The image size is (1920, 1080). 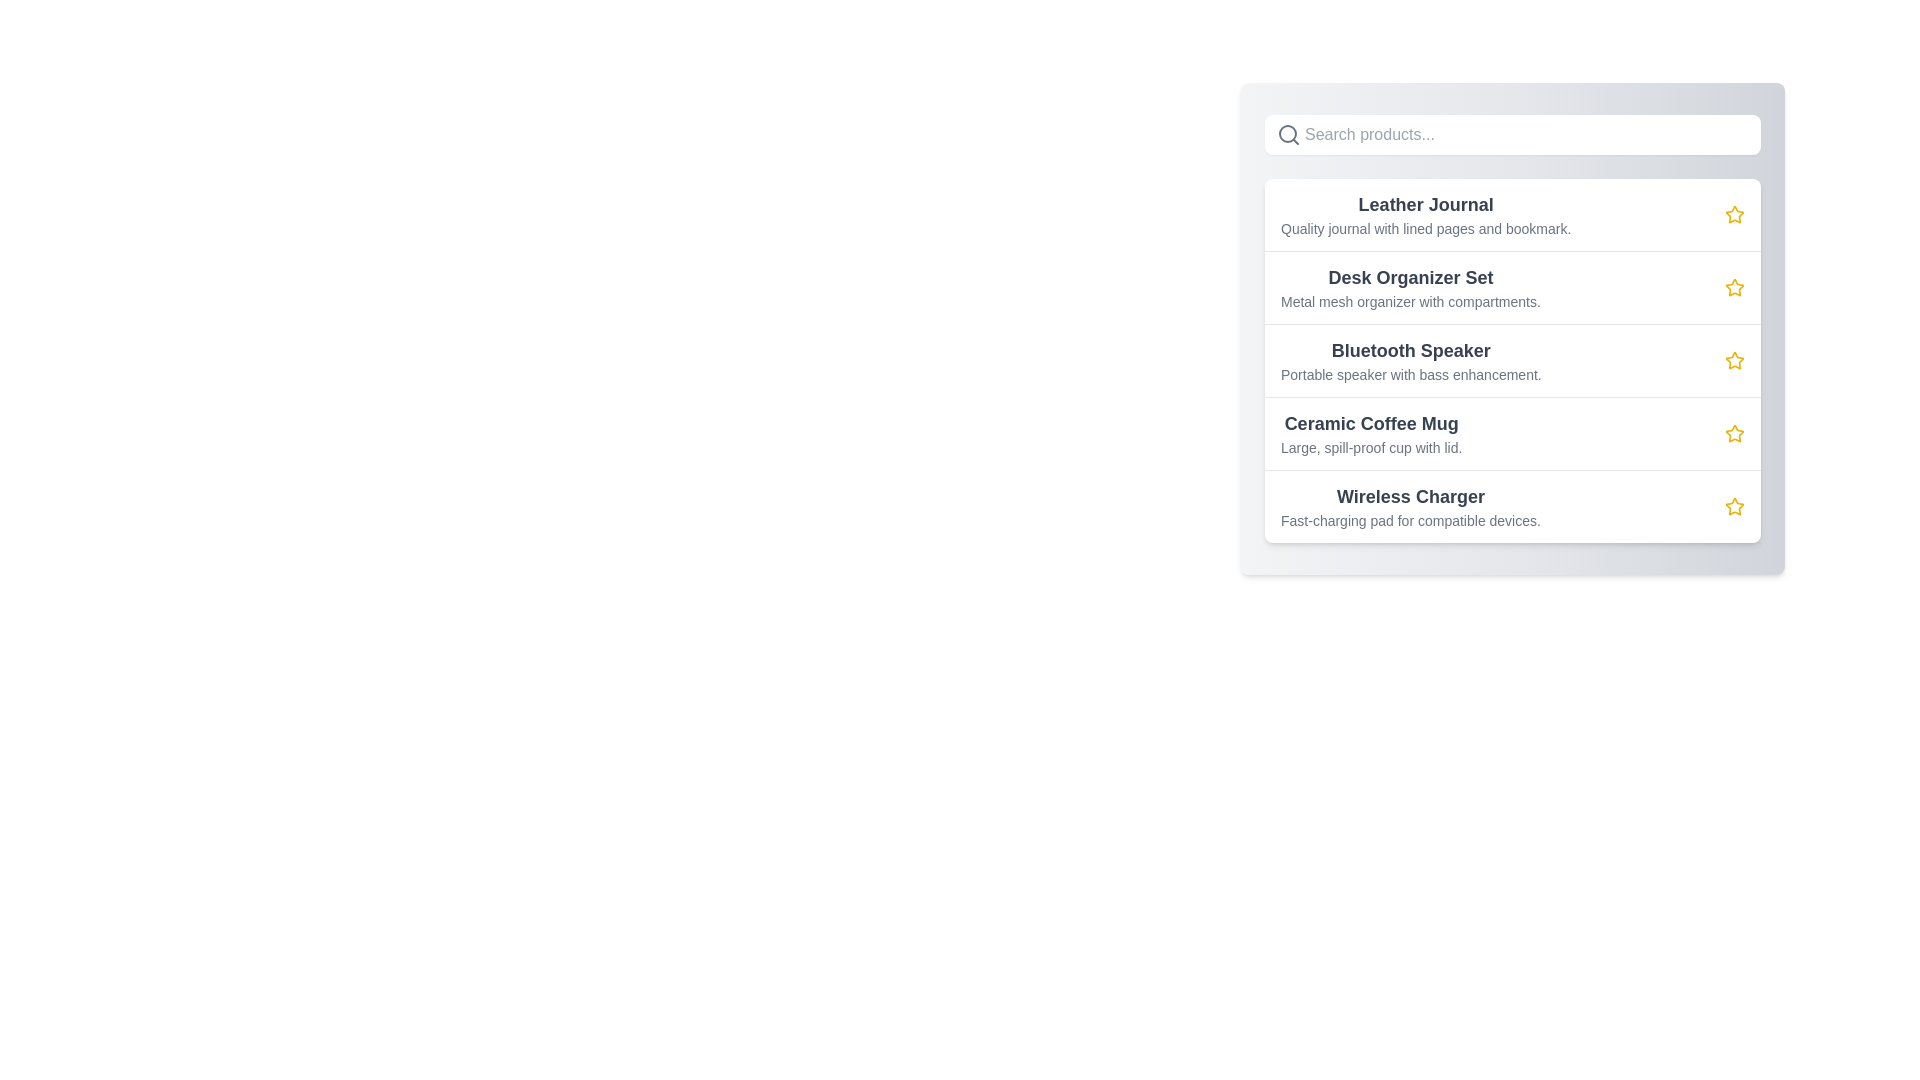 What do you see at coordinates (1733, 215) in the screenshot?
I see `the yellow star icon with a hollowed-out center, located to the far right of the 'Leather Journal' label` at bounding box center [1733, 215].